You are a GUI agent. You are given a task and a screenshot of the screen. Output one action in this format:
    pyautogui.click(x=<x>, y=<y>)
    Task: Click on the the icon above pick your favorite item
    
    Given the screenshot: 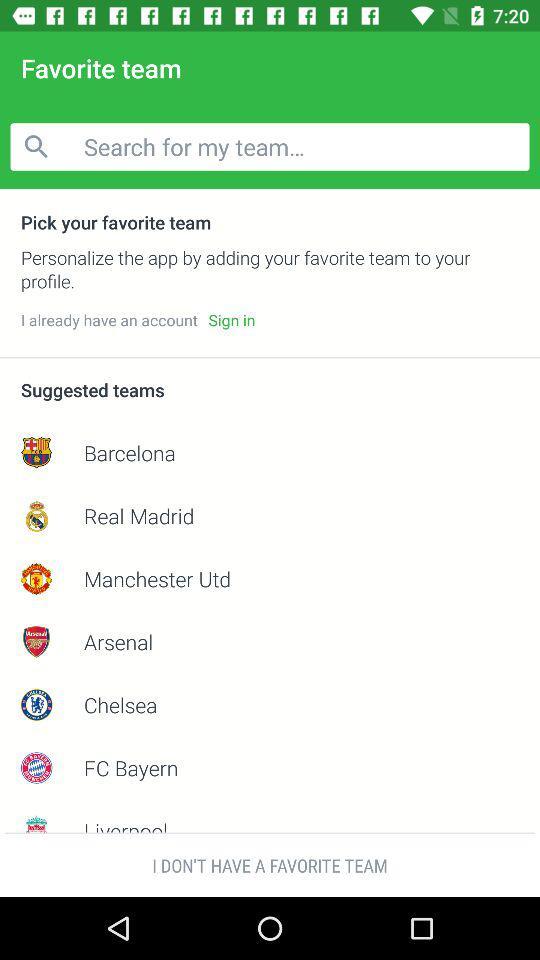 What is the action you would take?
    pyautogui.click(x=270, y=145)
    